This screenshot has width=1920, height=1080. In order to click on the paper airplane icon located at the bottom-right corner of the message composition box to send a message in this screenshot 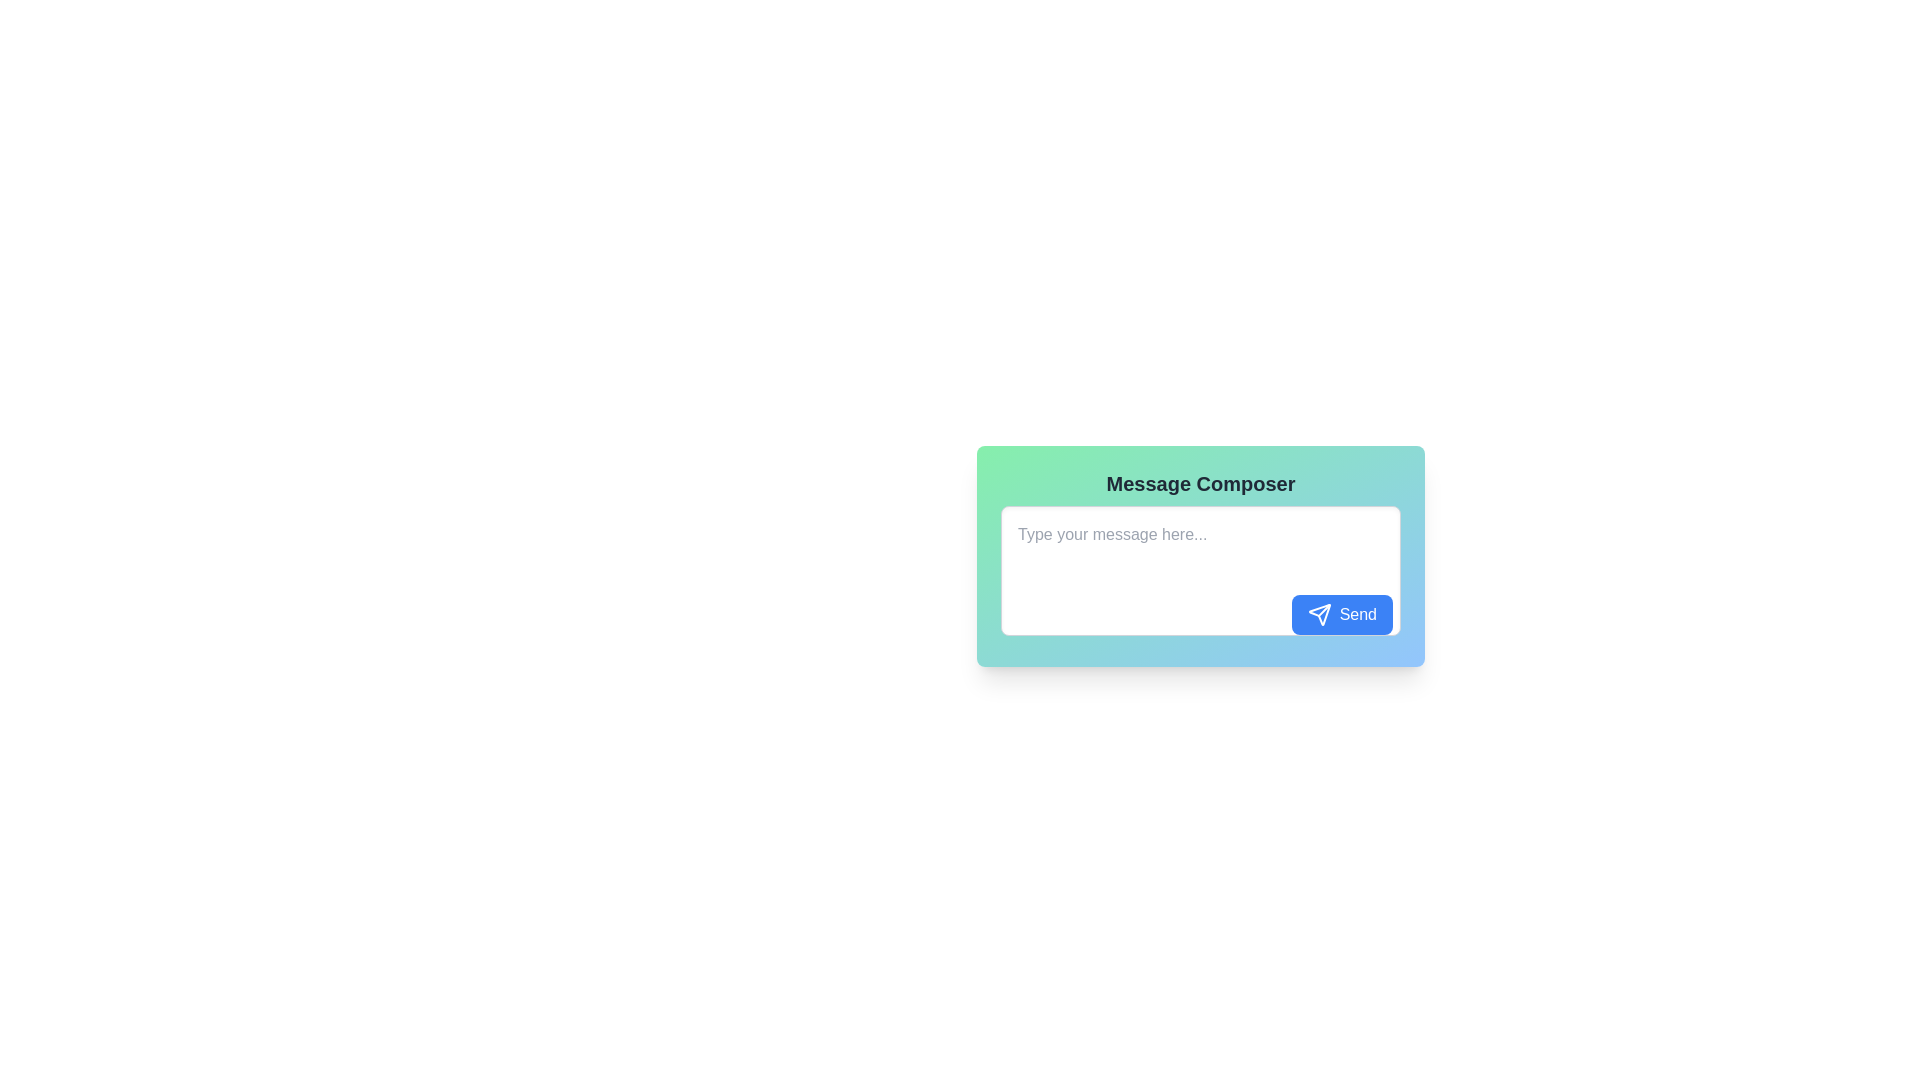, I will do `click(1319, 613)`.